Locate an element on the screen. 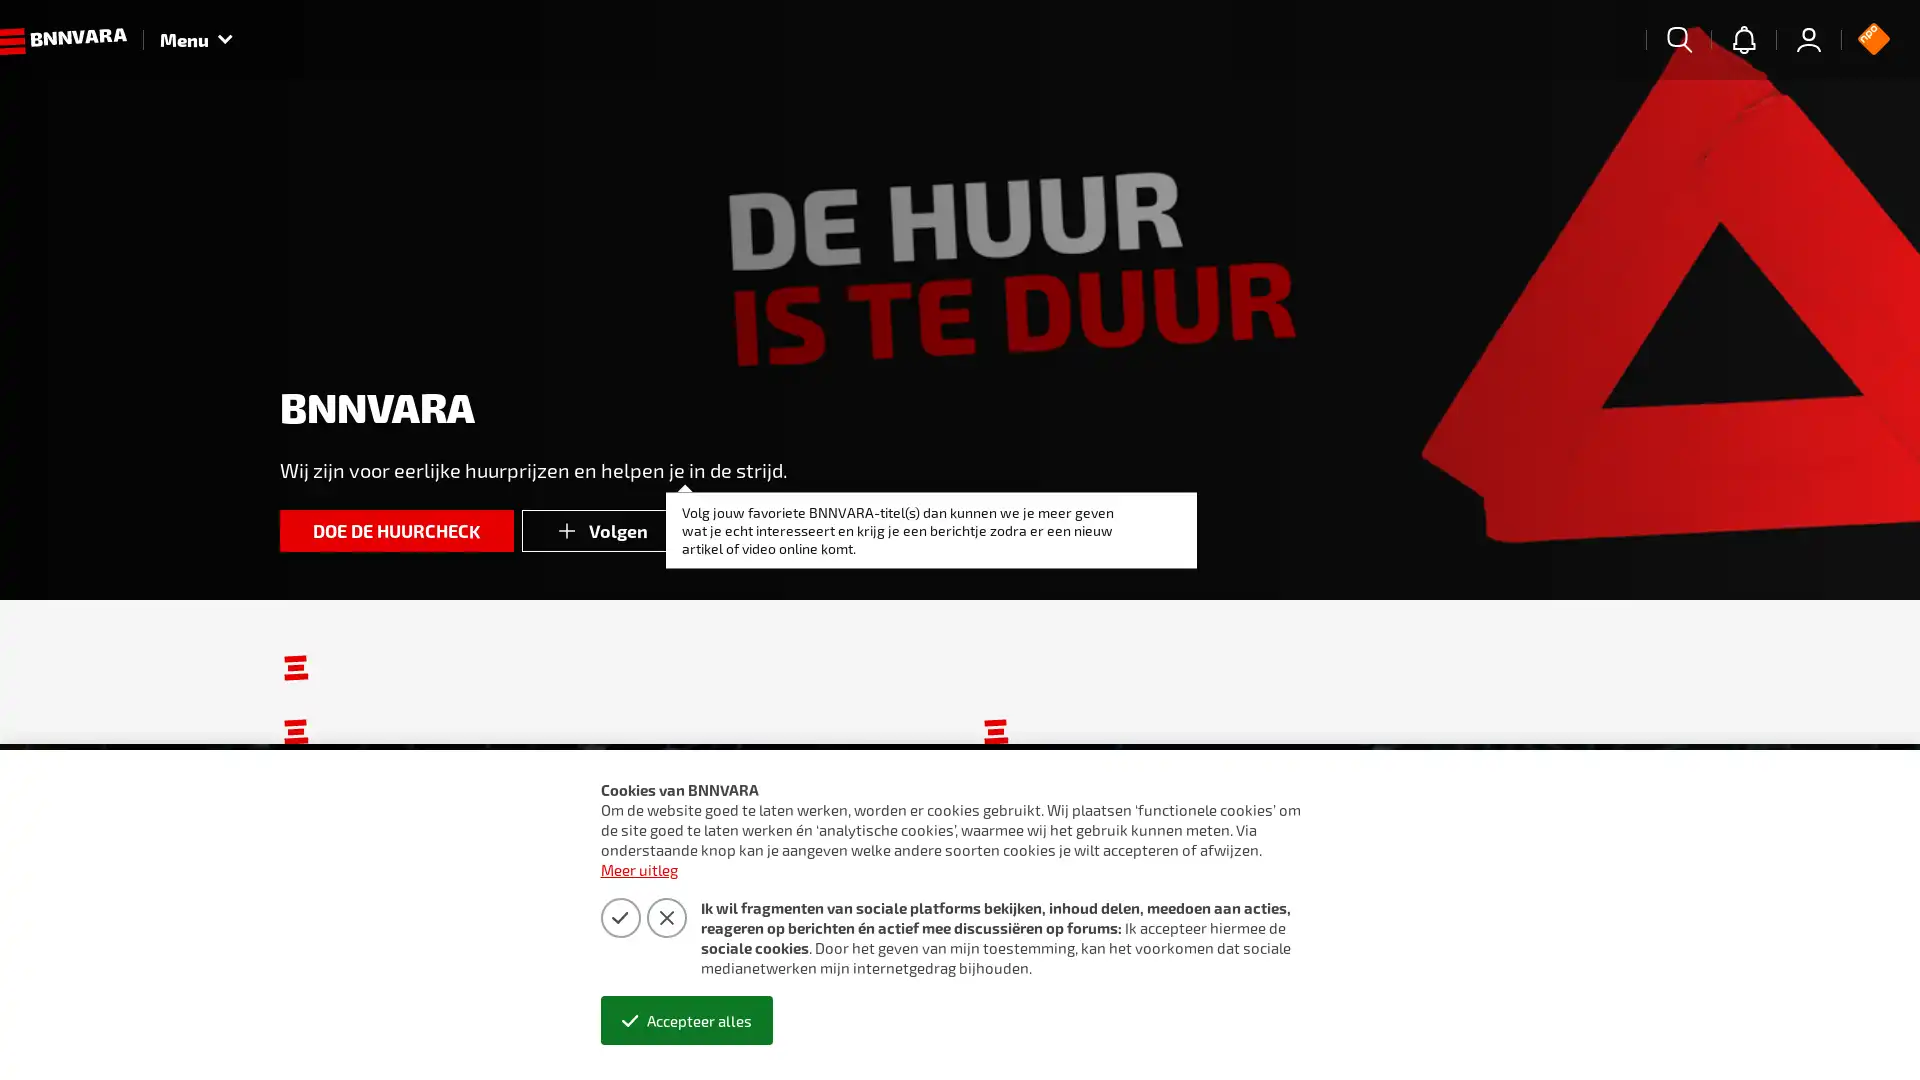  zoek is located at coordinates (1679, 39).